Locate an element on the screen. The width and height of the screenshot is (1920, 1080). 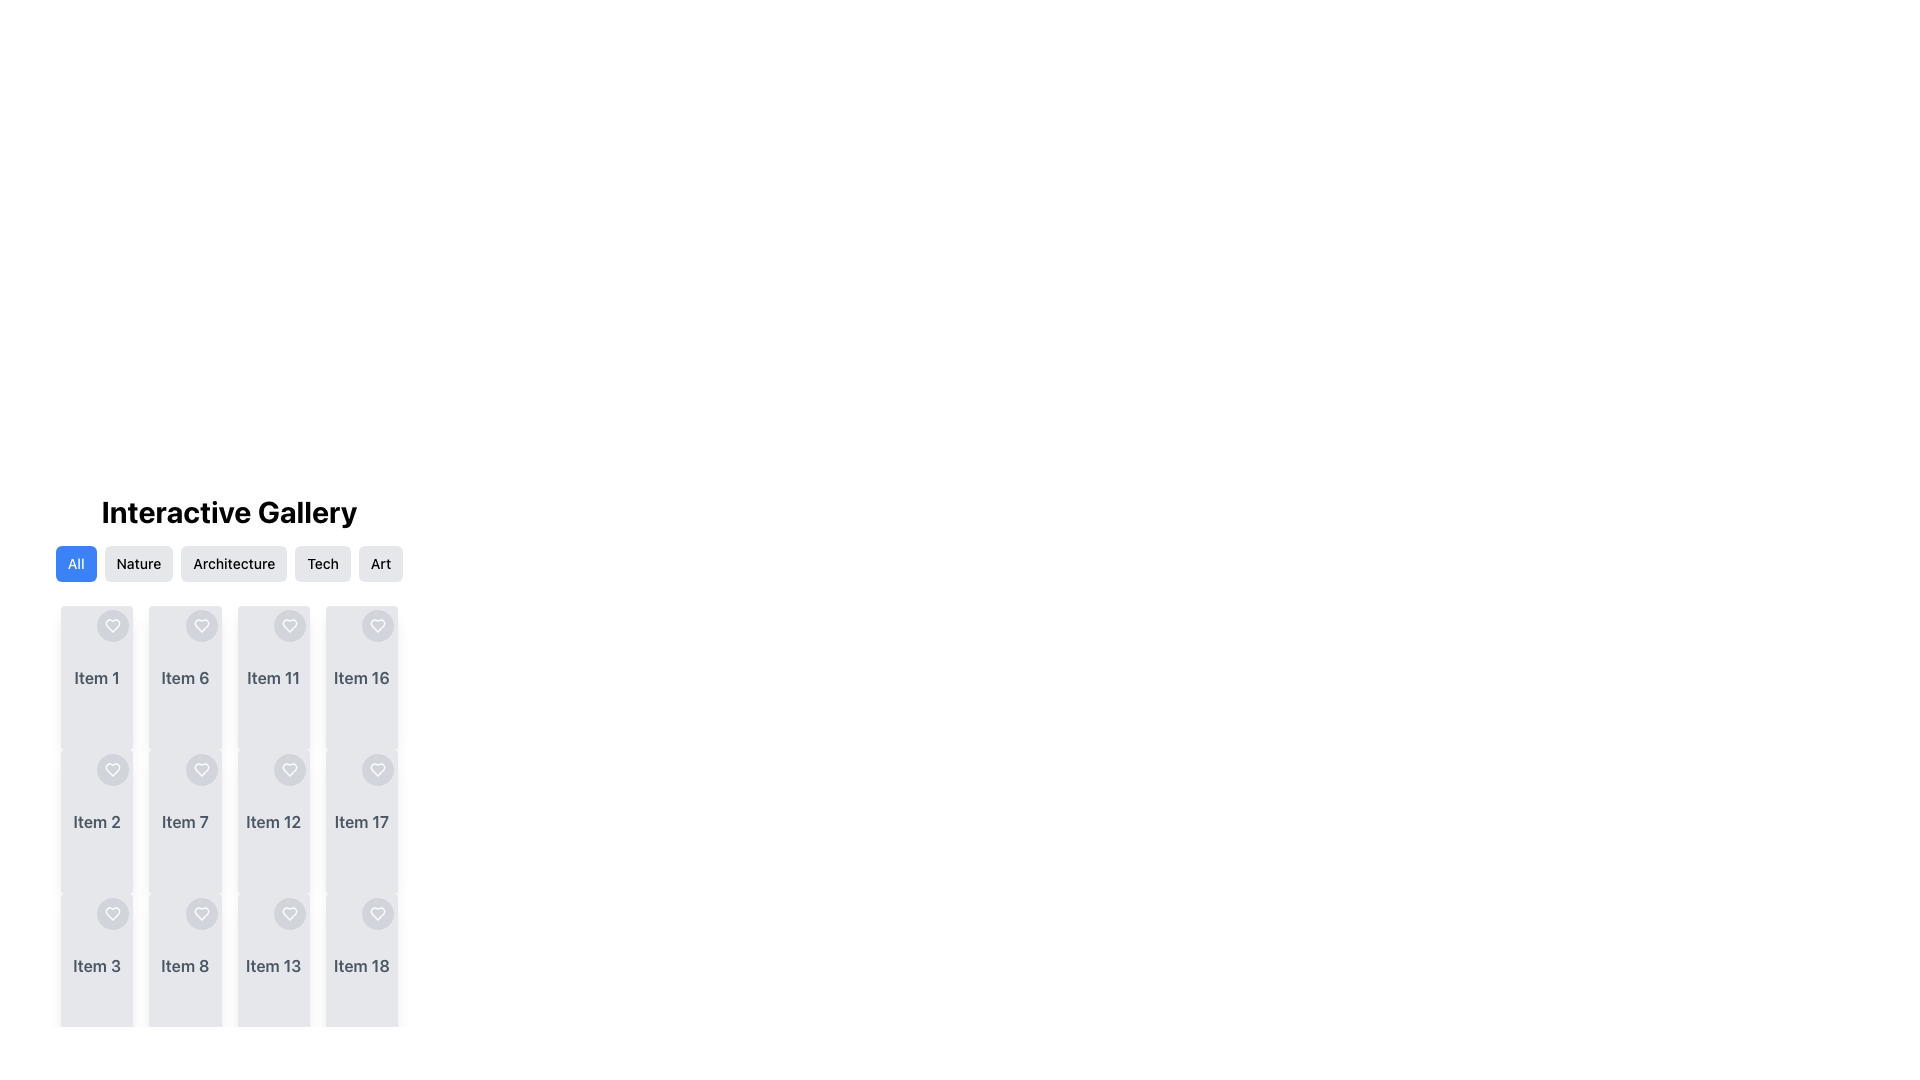
the label/text component located in the fourth column and fourth row of the grid layout, which serves as an identifier for an item in the content gallery is located at coordinates (272, 964).